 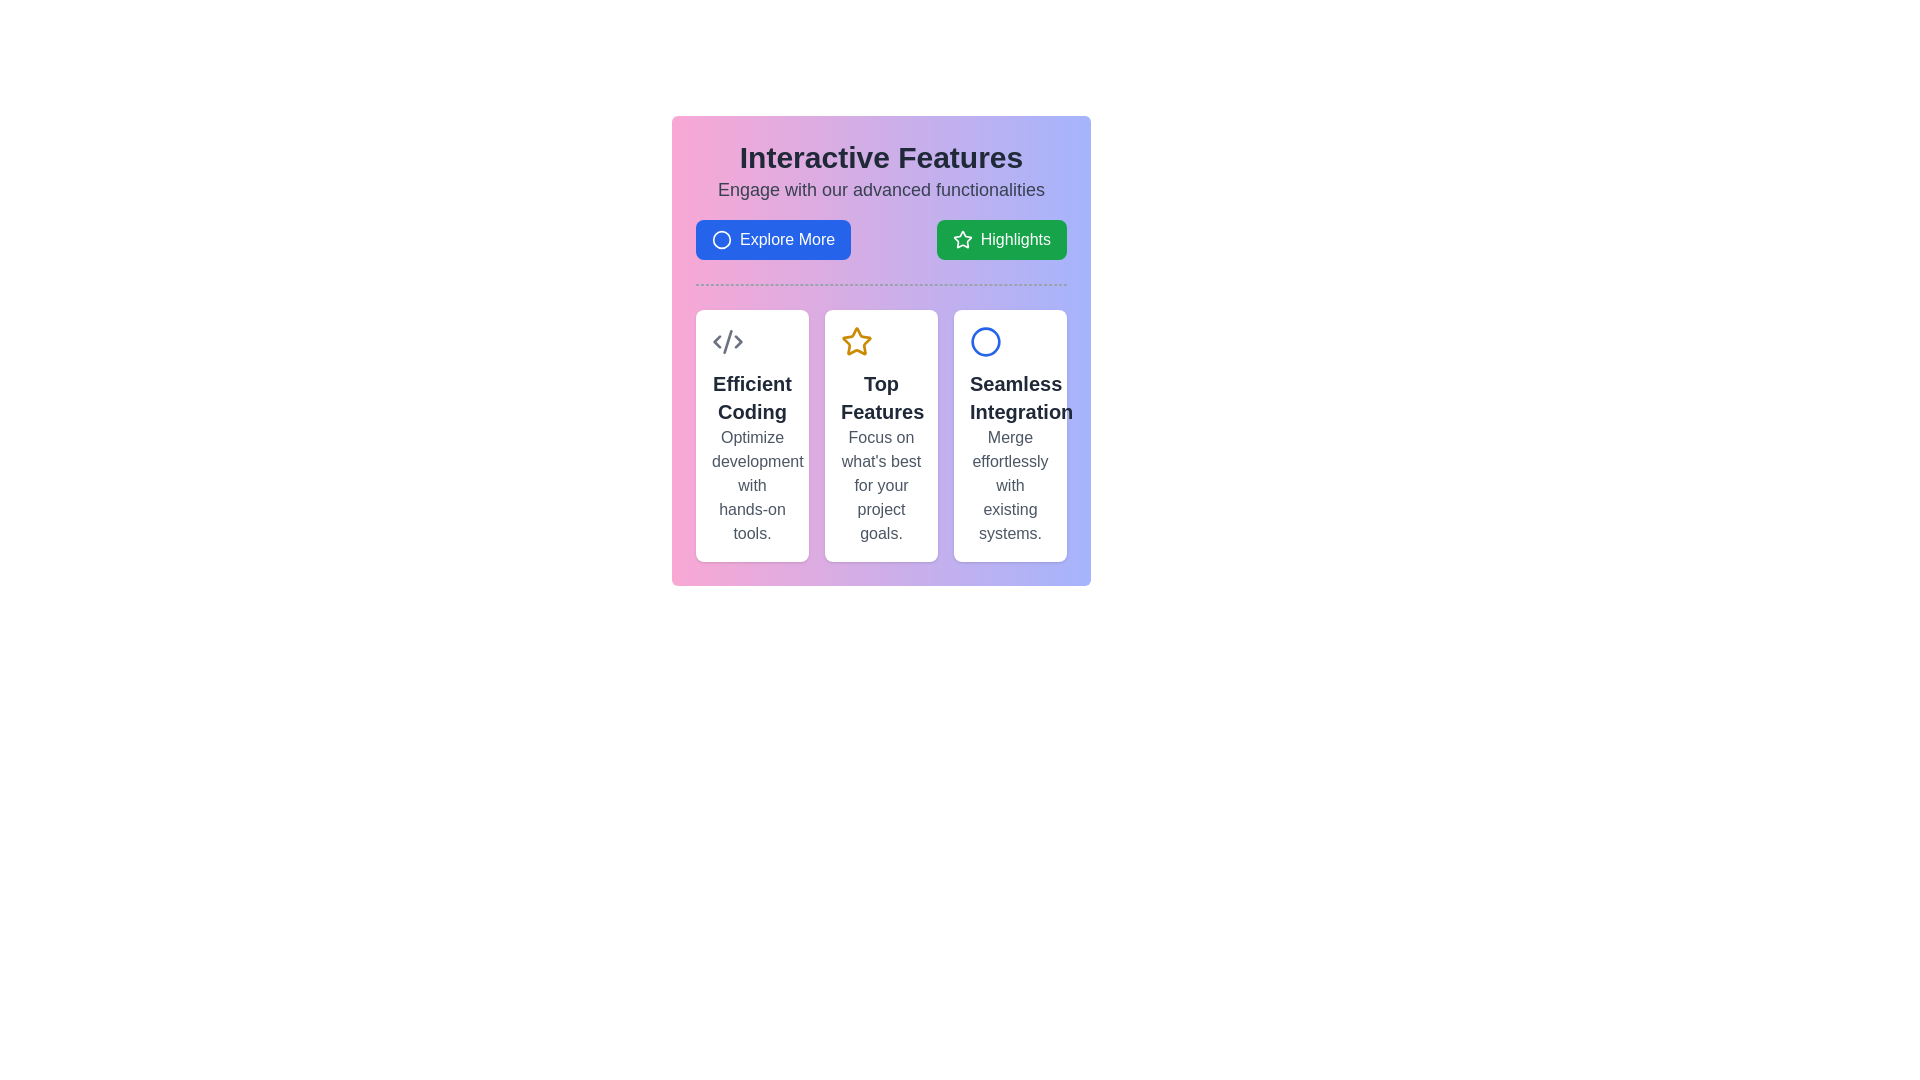 I want to click on the decorative icon within the 'Highlights' button, the second button in the horizontal group under 'Interactive Features', so click(x=962, y=238).